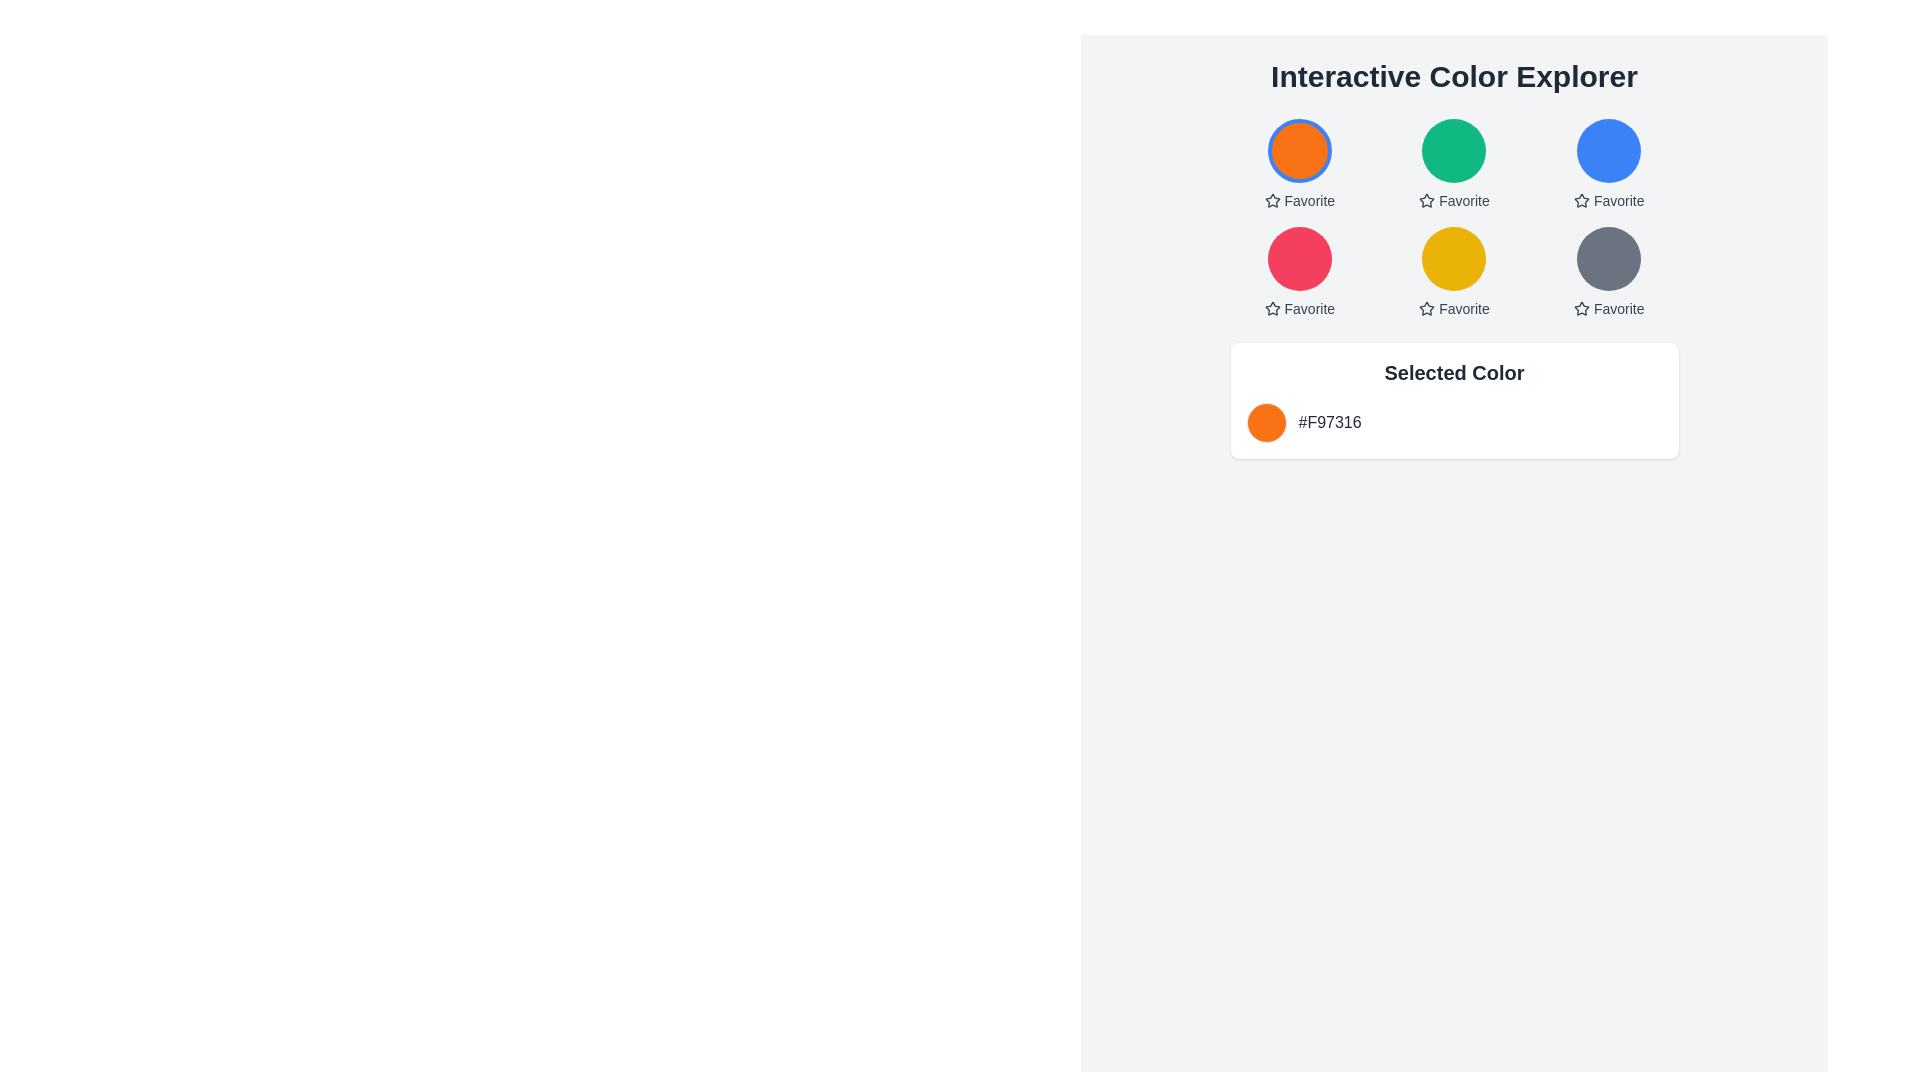 The height and width of the screenshot is (1080, 1920). I want to click on the 'Favorite' text label, which is displayed in a small-sized gray font and is located to the right of a star icon beneath the orange circular button, so click(1309, 200).